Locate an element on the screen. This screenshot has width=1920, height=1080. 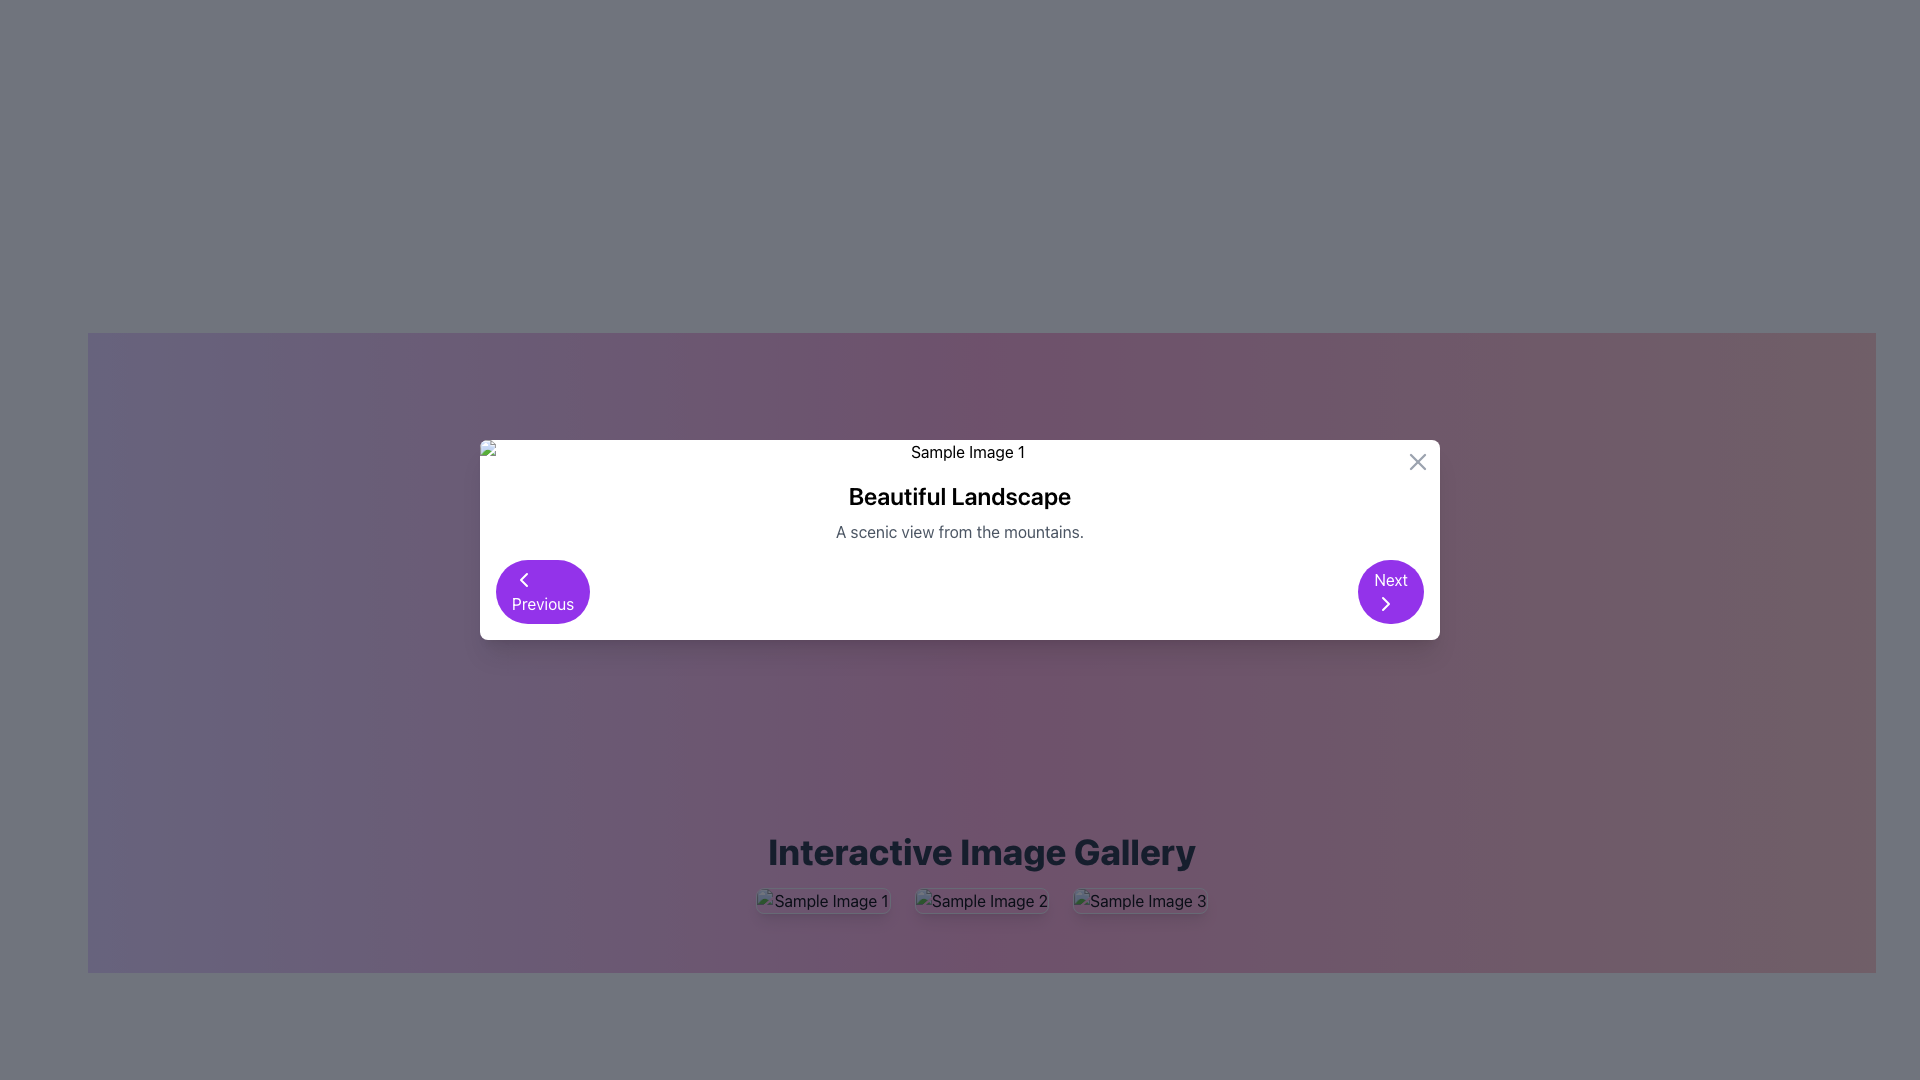
the first image titled 'Sample Image 1' in the gallery to apply the hover effect is located at coordinates (823, 901).